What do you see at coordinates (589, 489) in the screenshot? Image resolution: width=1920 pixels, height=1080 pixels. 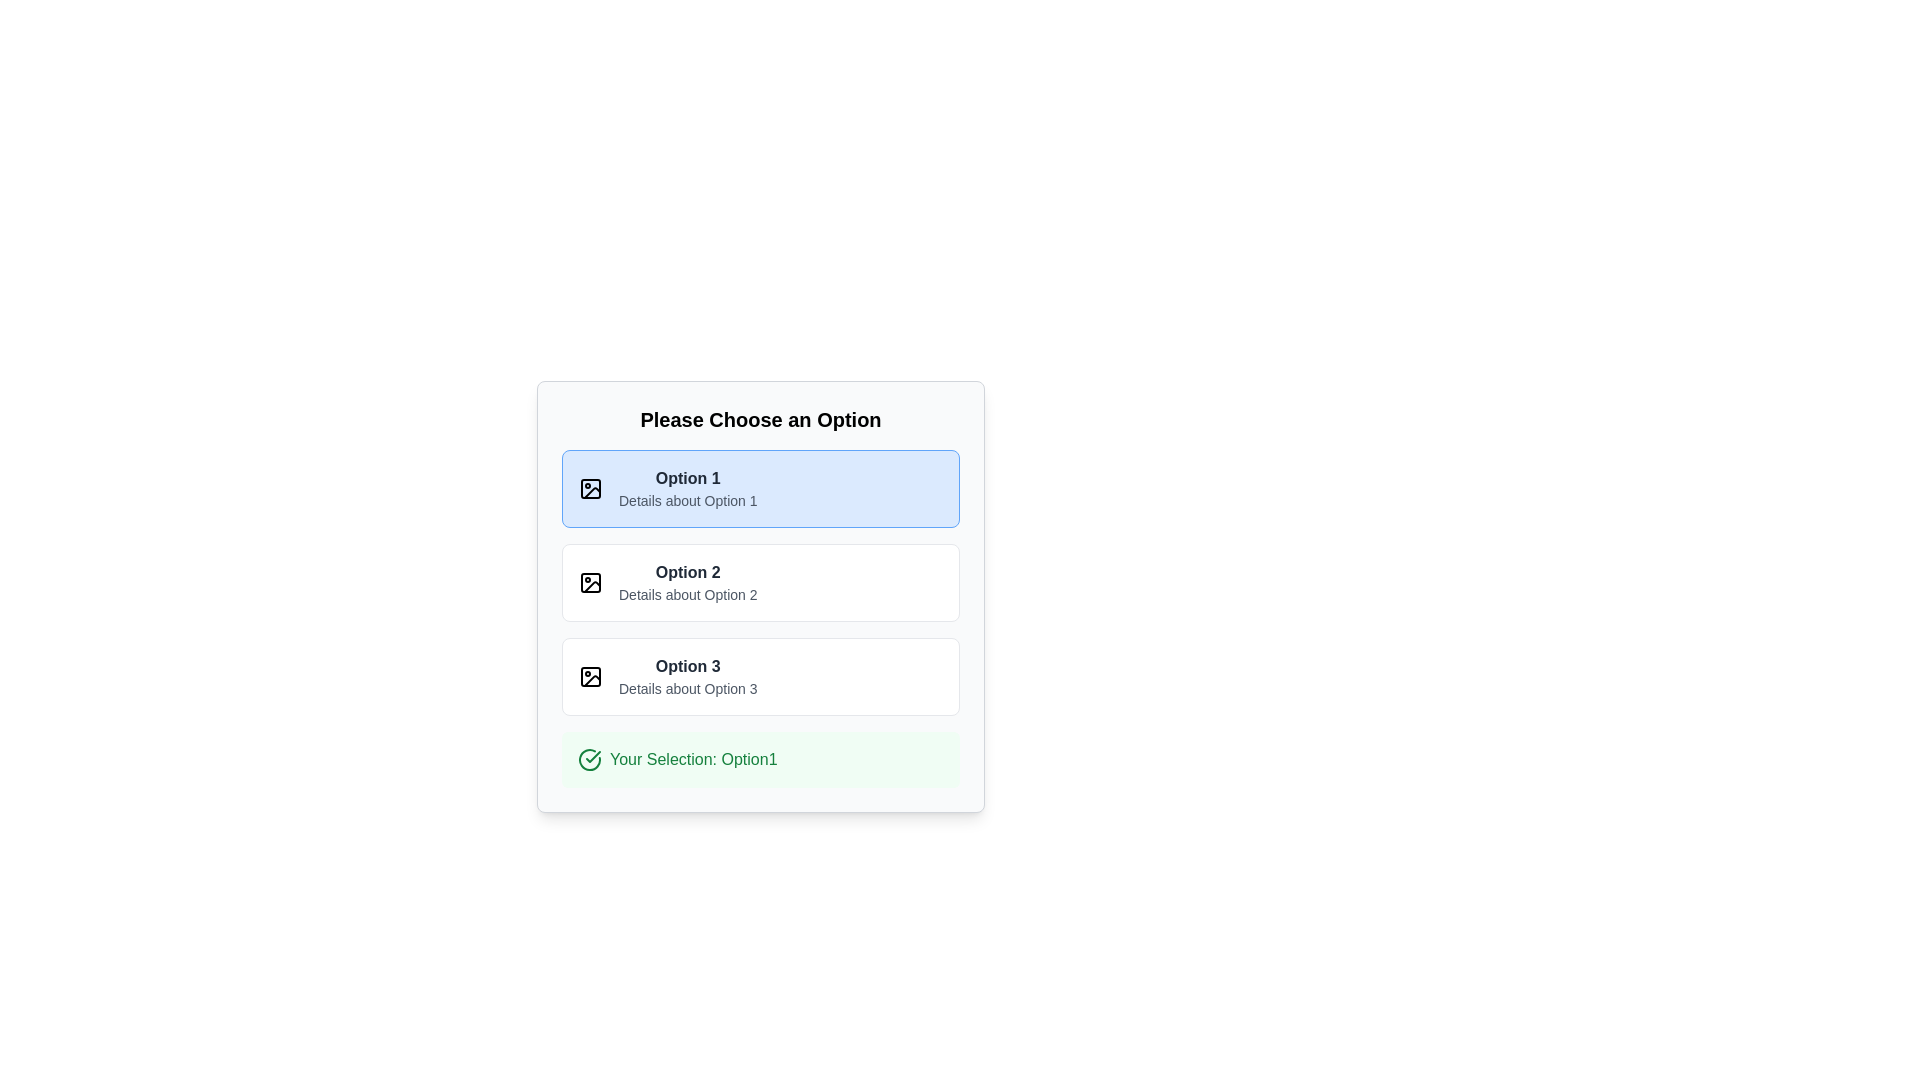 I see `the Image icon located at the top-left of the blue highlighted area labeled 'Option 1', which is the first item in a vertical list of options` at bounding box center [589, 489].